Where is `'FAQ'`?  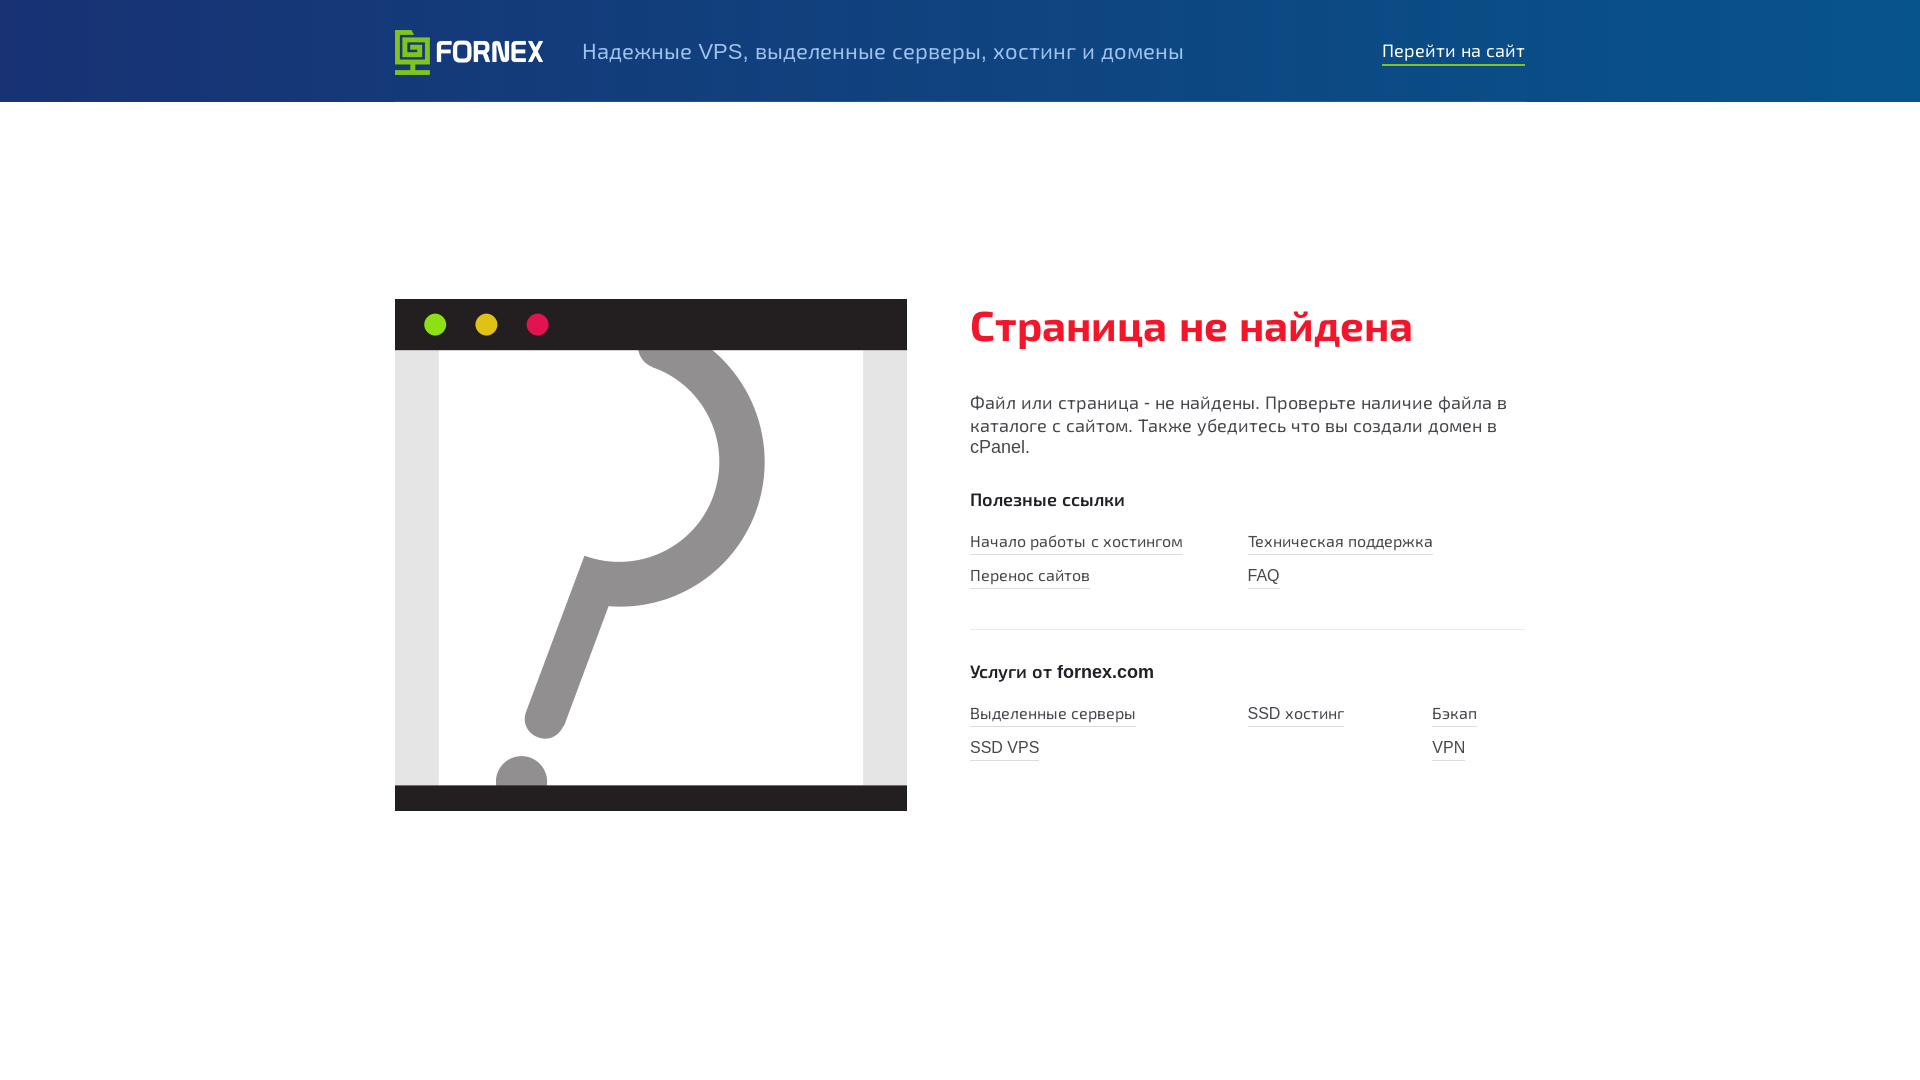
'FAQ' is located at coordinates (1262, 578).